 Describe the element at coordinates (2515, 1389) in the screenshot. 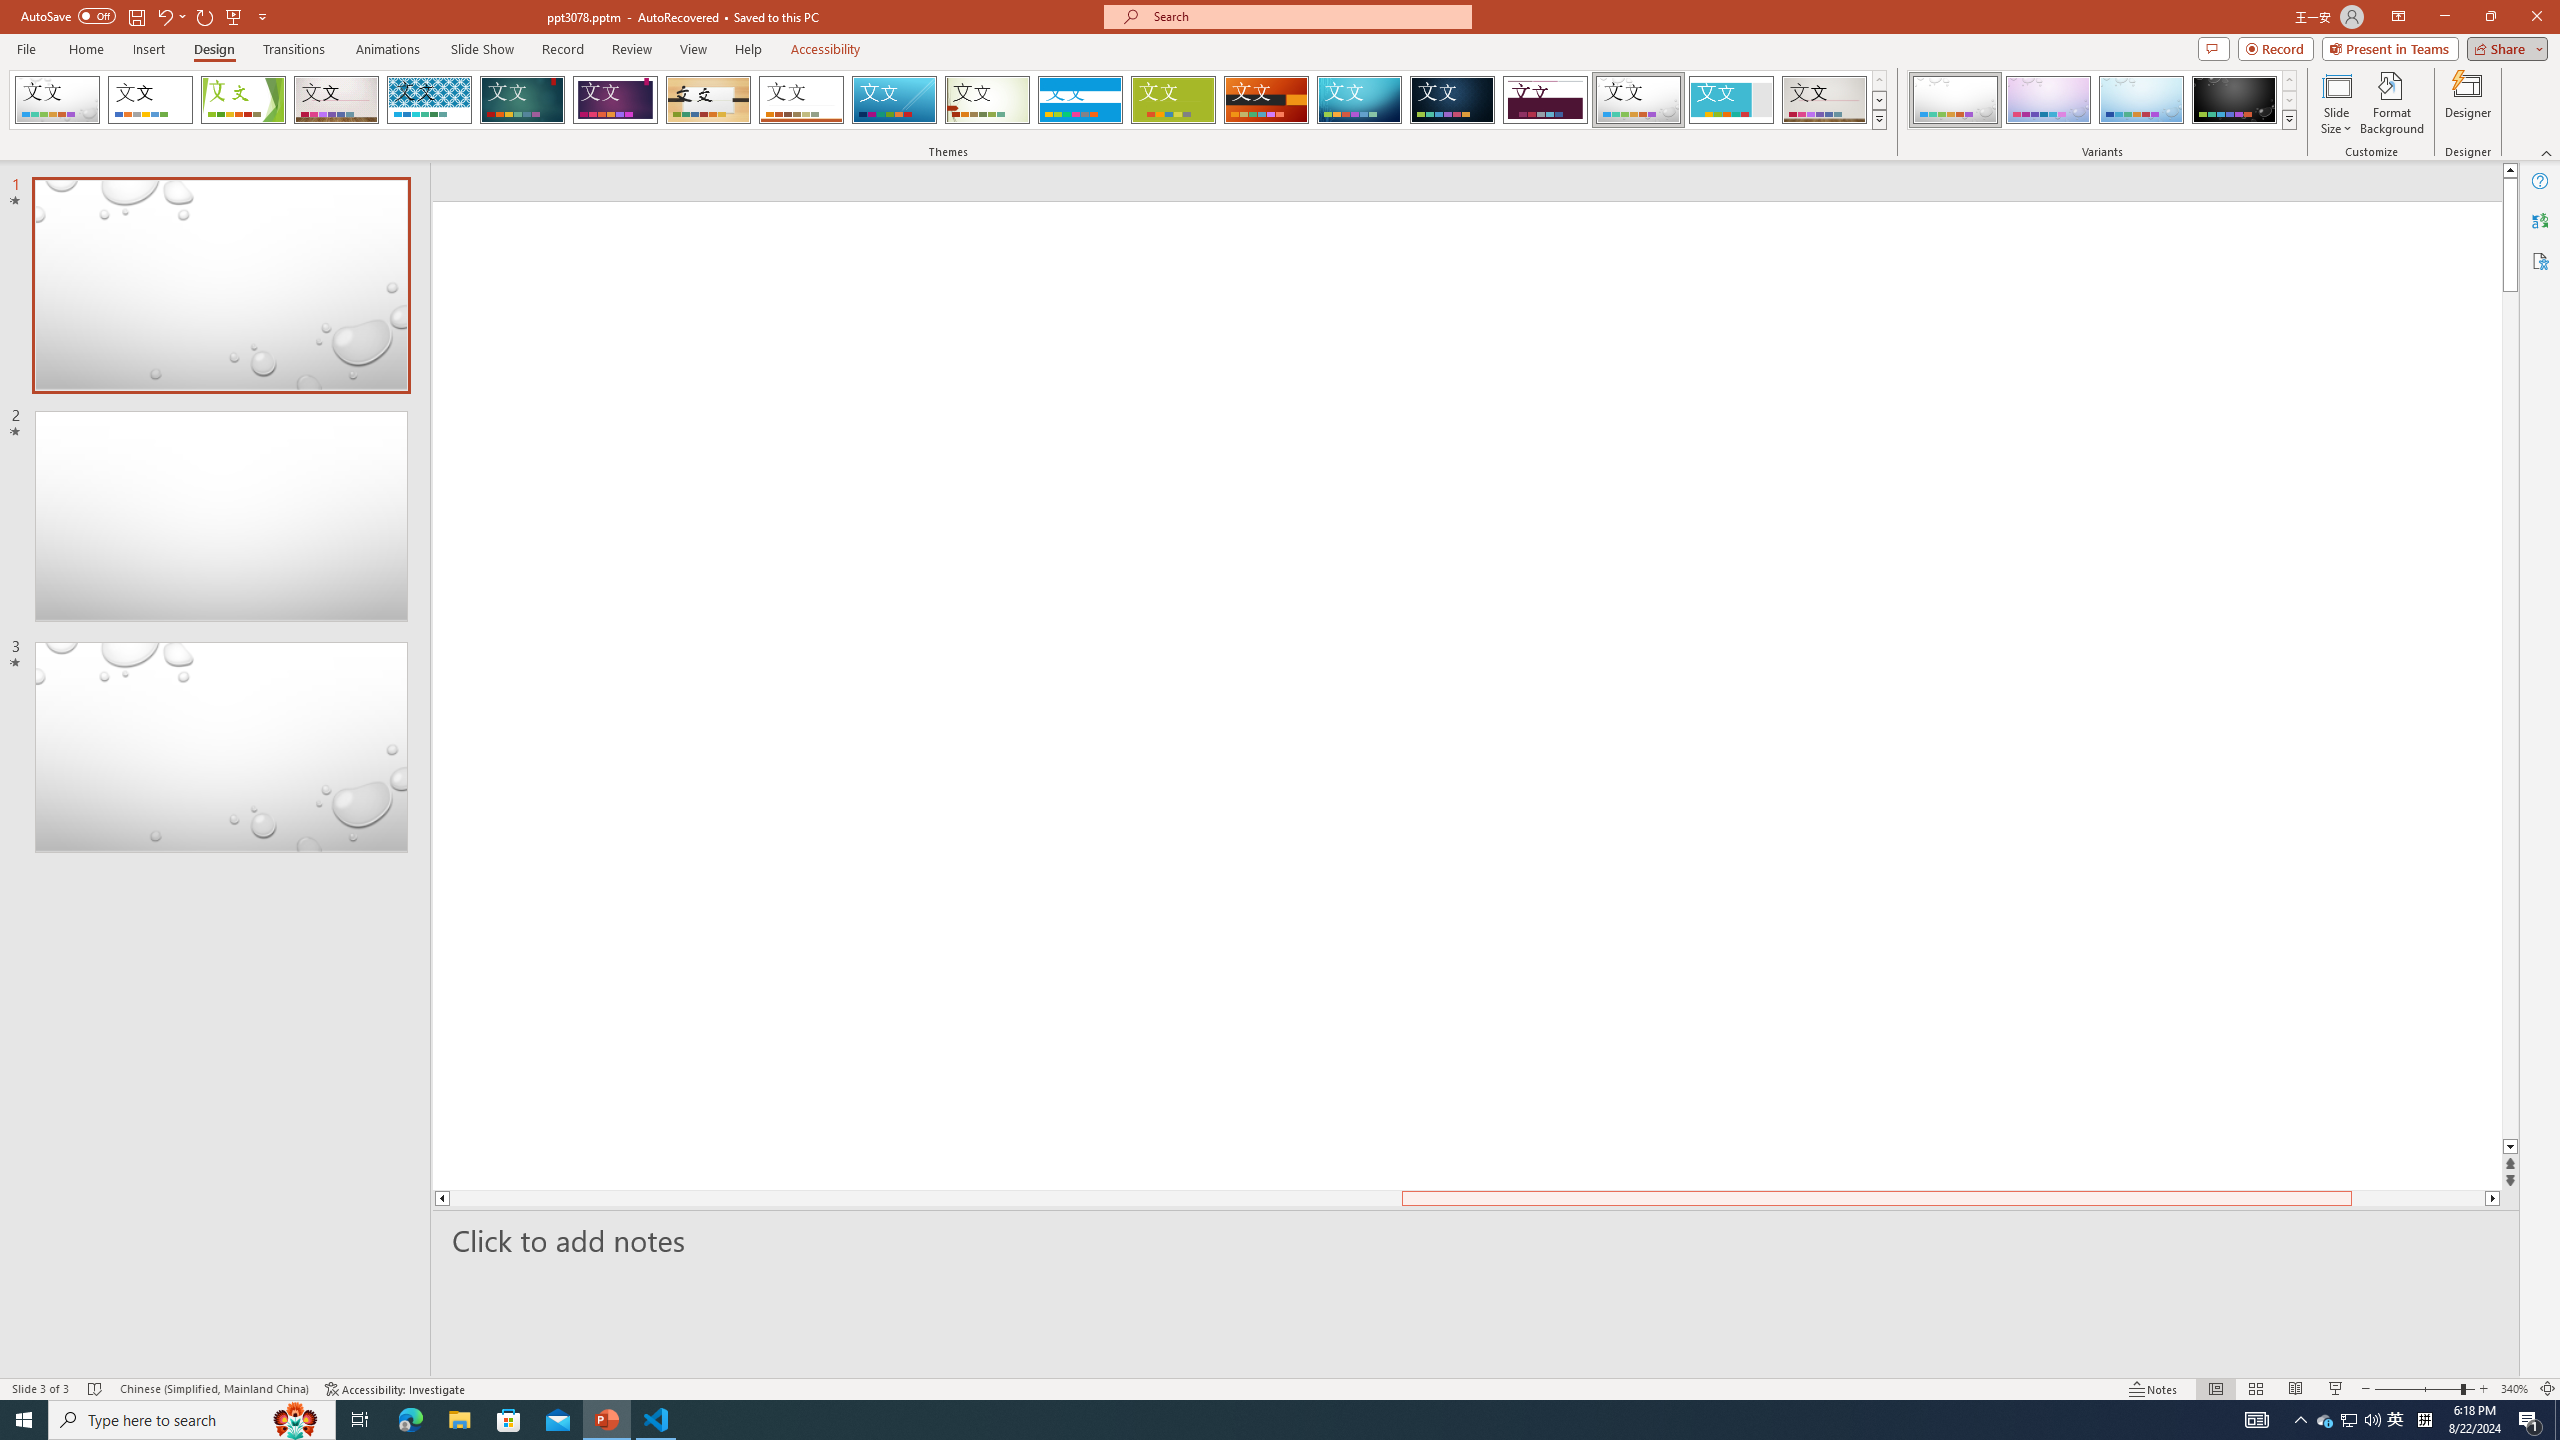

I see `'Zoom 340%'` at that location.